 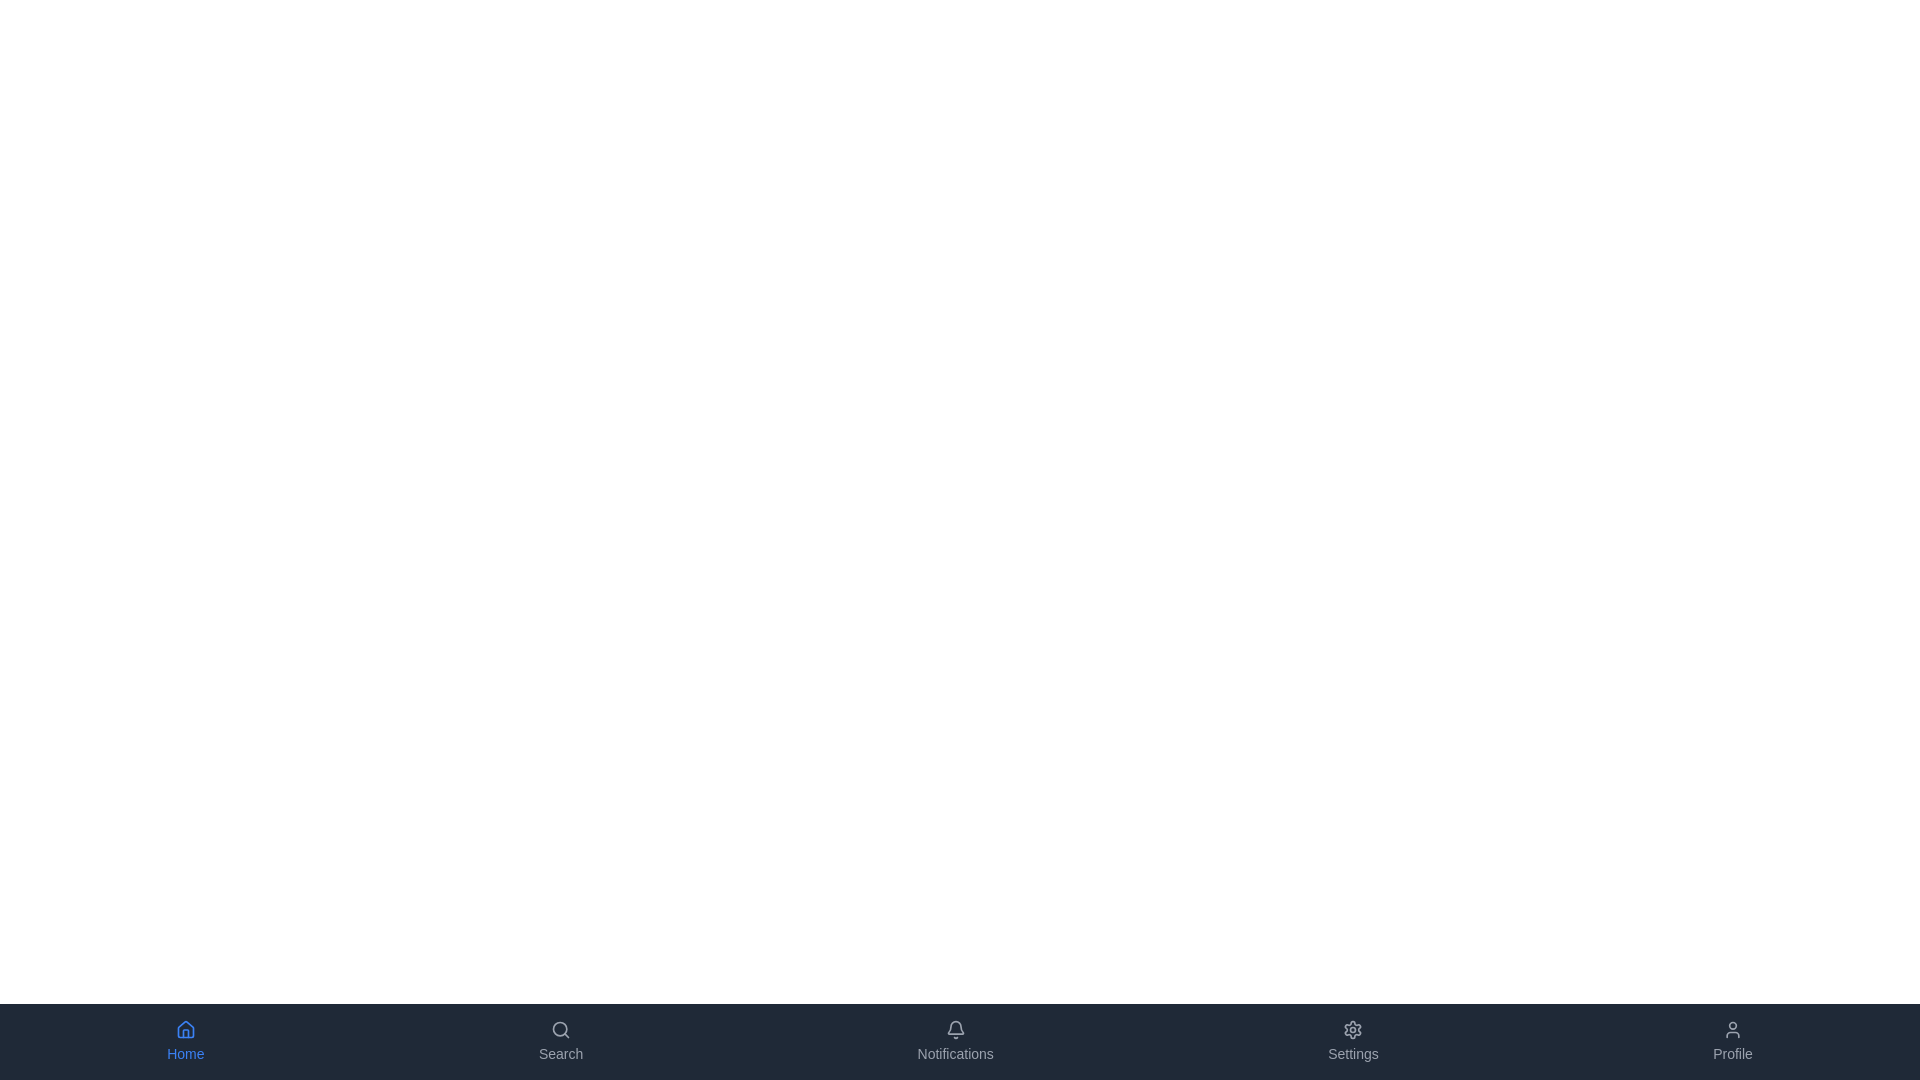 What do you see at coordinates (954, 1029) in the screenshot?
I see `the gray bell icon above the 'Notifications' label` at bounding box center [954, 1029].